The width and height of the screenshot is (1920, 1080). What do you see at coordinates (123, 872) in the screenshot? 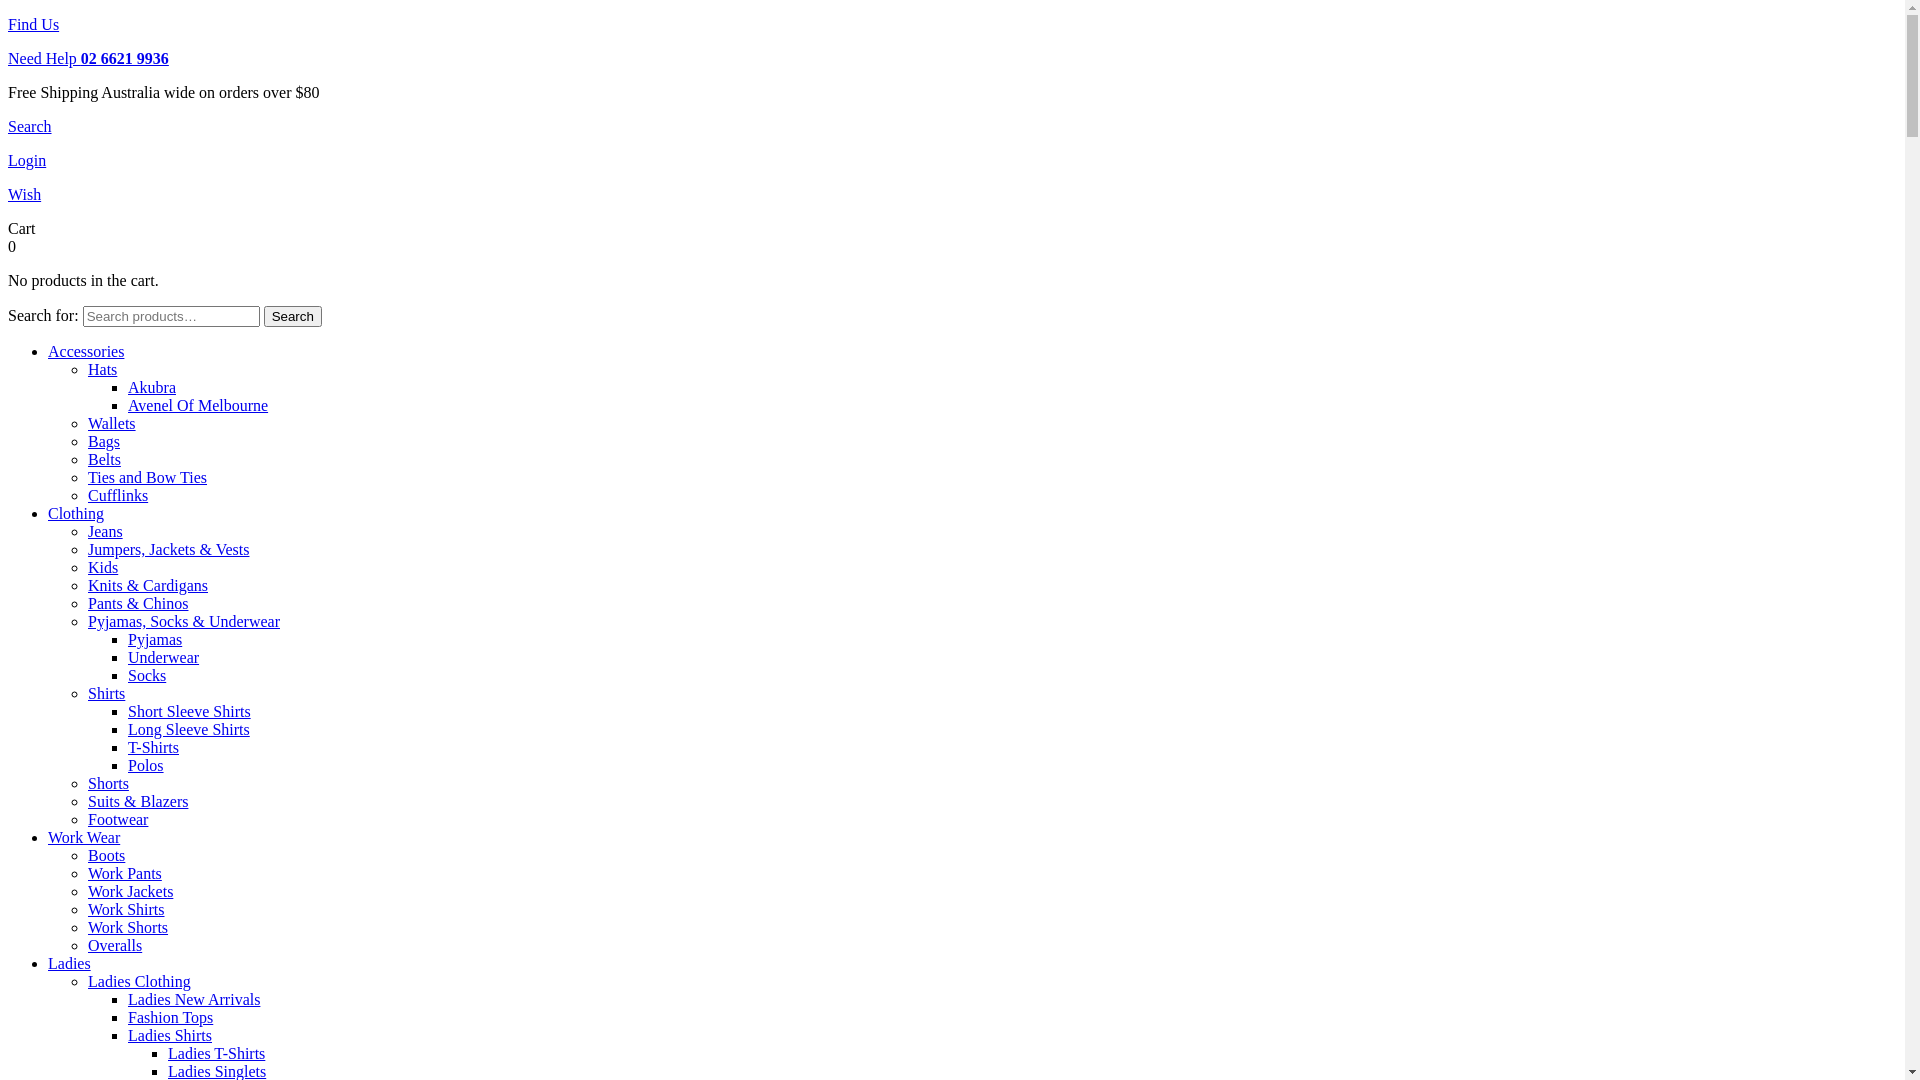
I see `'Work Pants'` at bounding box center [123, 872].